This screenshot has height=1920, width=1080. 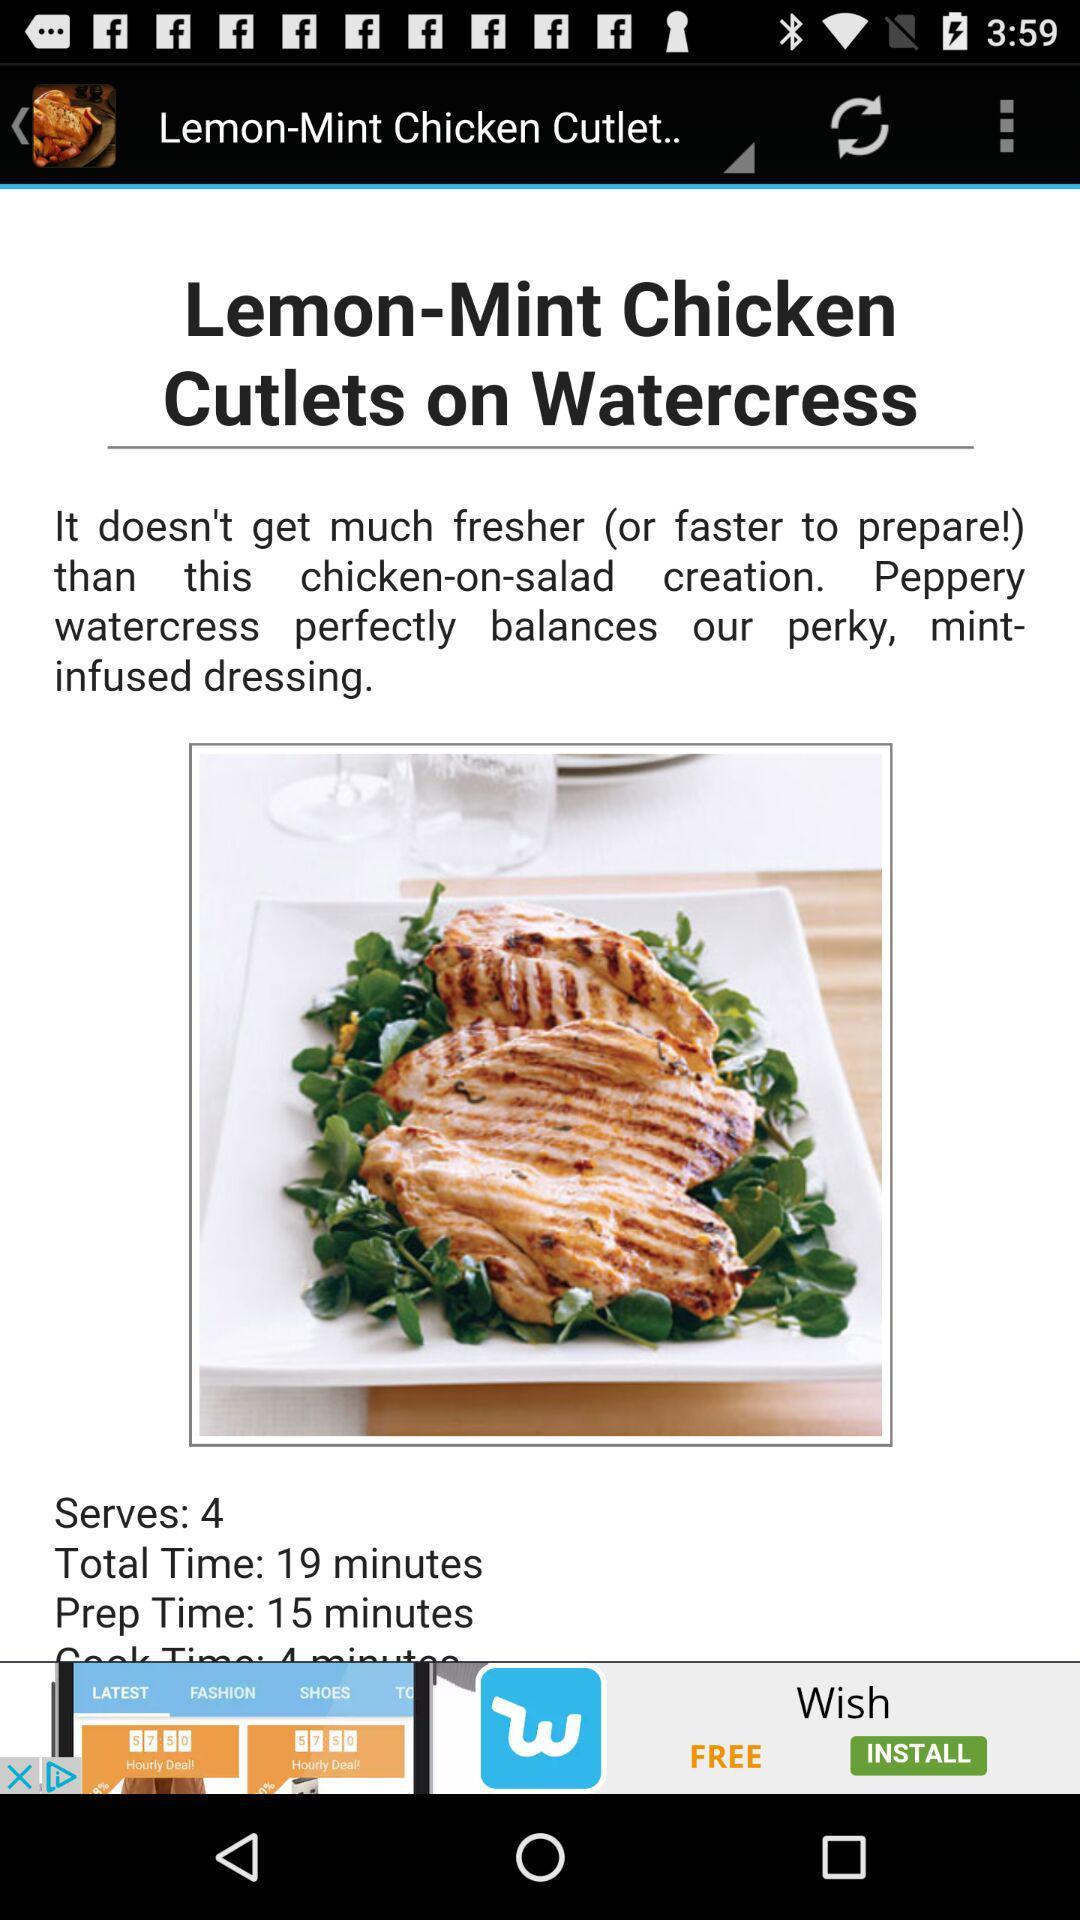 I want to click on screen saver, so click(x=540, y=924).